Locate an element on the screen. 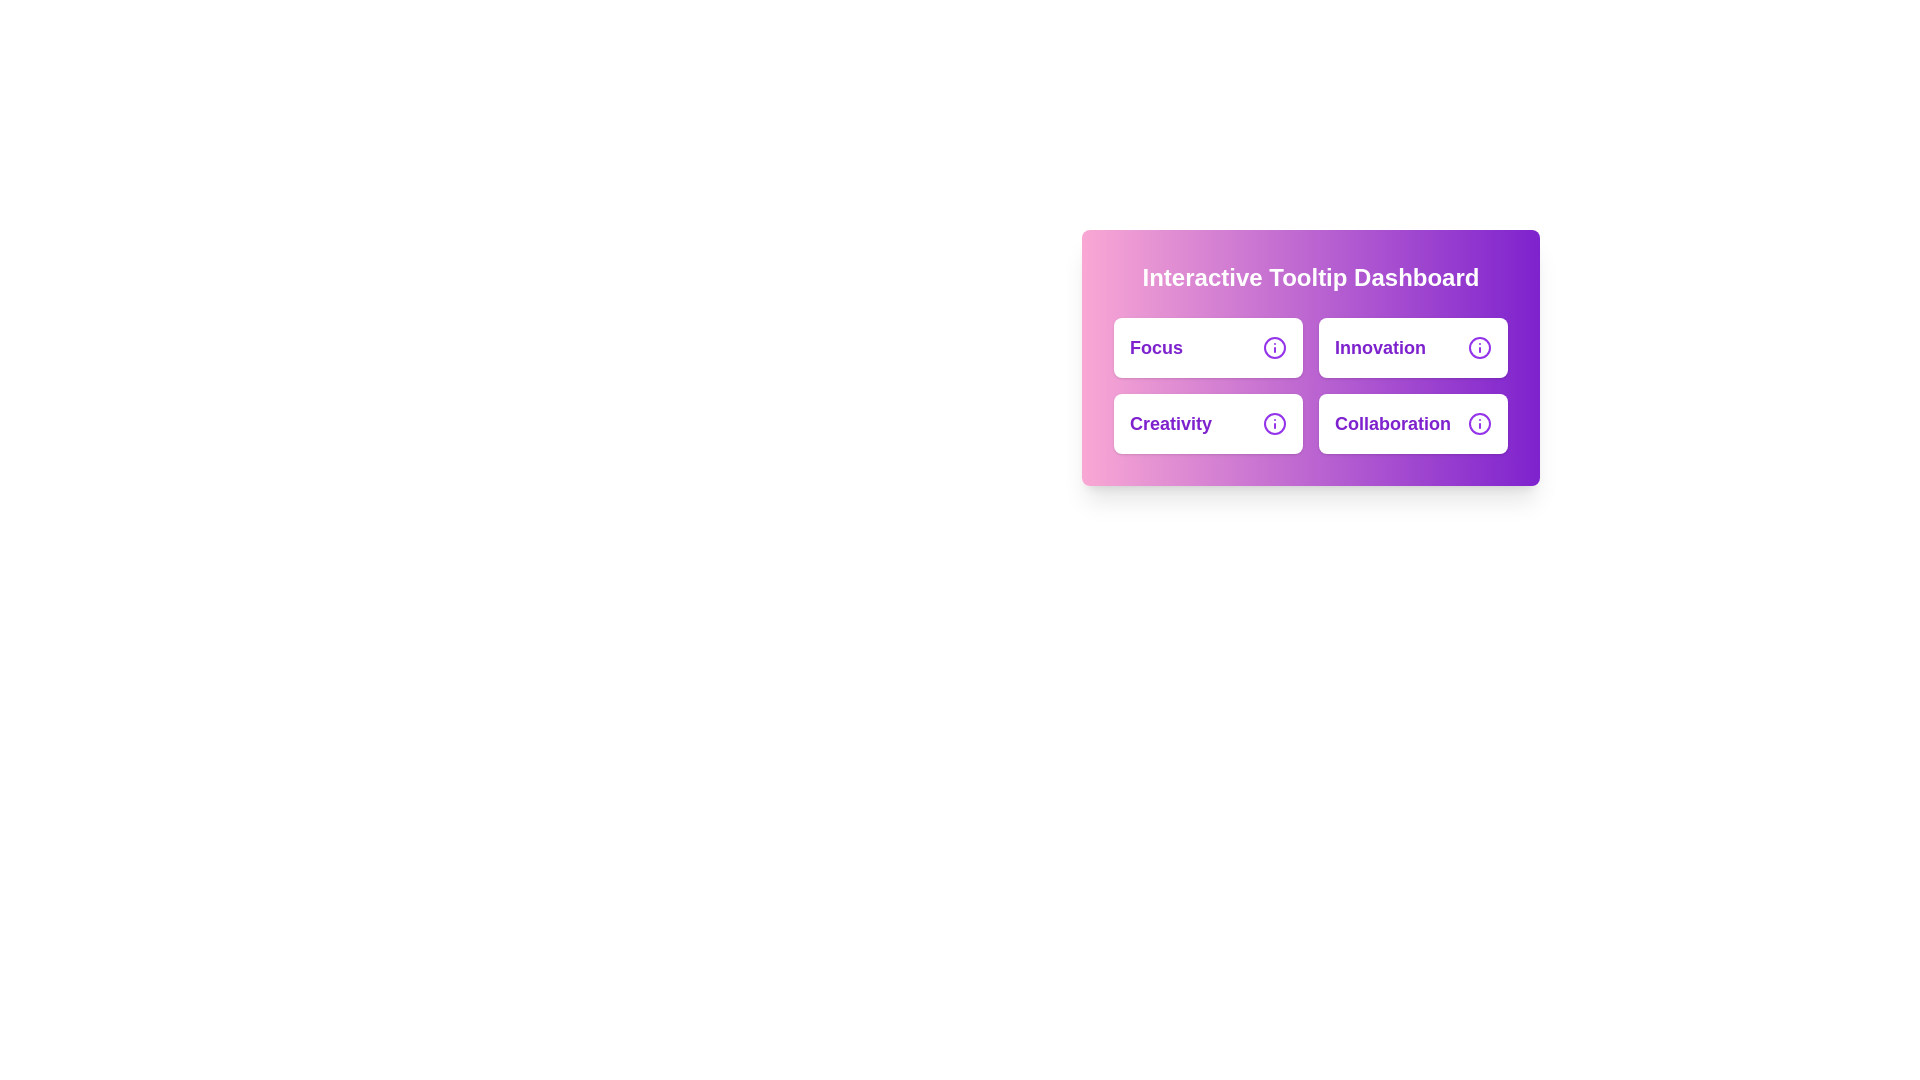 The width and height of the screenshot is (1920, 1080). the 'Creativity' text with icon label located in the lower left quadrant of the dashboard for additional information is located at coordinates (1207, 423).